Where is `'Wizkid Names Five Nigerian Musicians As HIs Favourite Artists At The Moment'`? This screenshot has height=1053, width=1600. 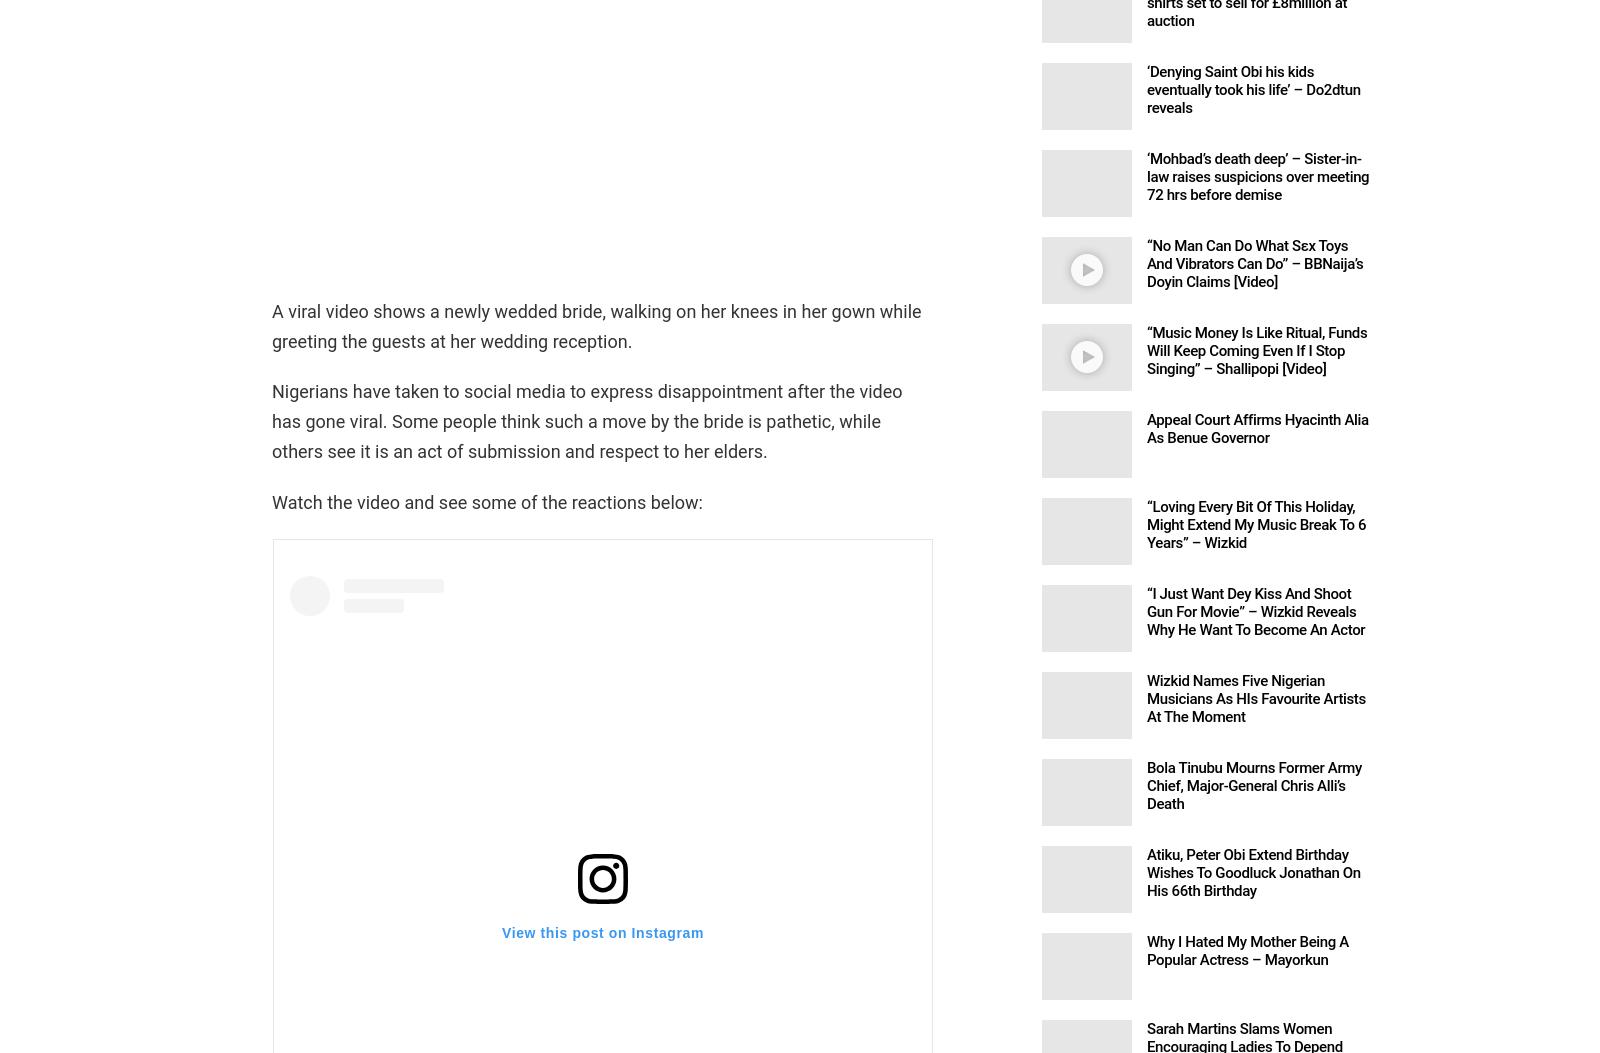
'Wizkid Names Five Nigerian Musicians As HIs Favourite Artists At The Moment' is located at coordinates (1255, 698).